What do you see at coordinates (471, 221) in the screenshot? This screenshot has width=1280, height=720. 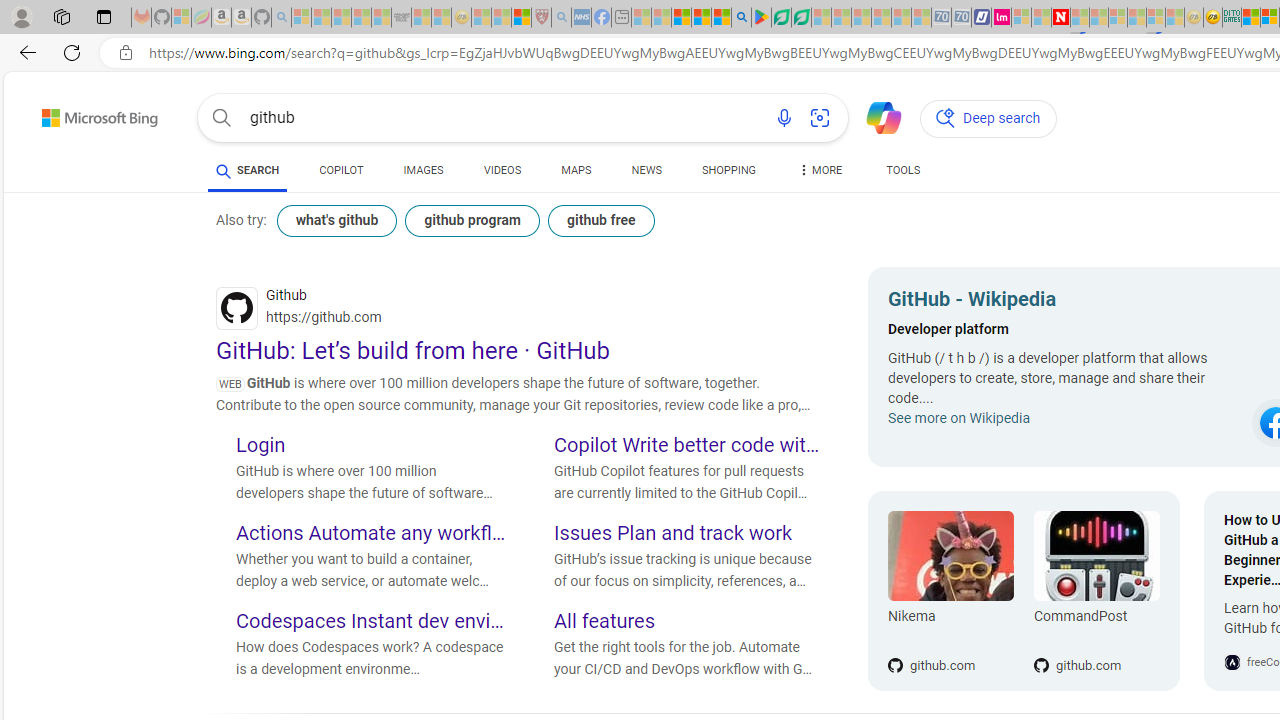 I see `'github program'` at bounding box center [471, 221].